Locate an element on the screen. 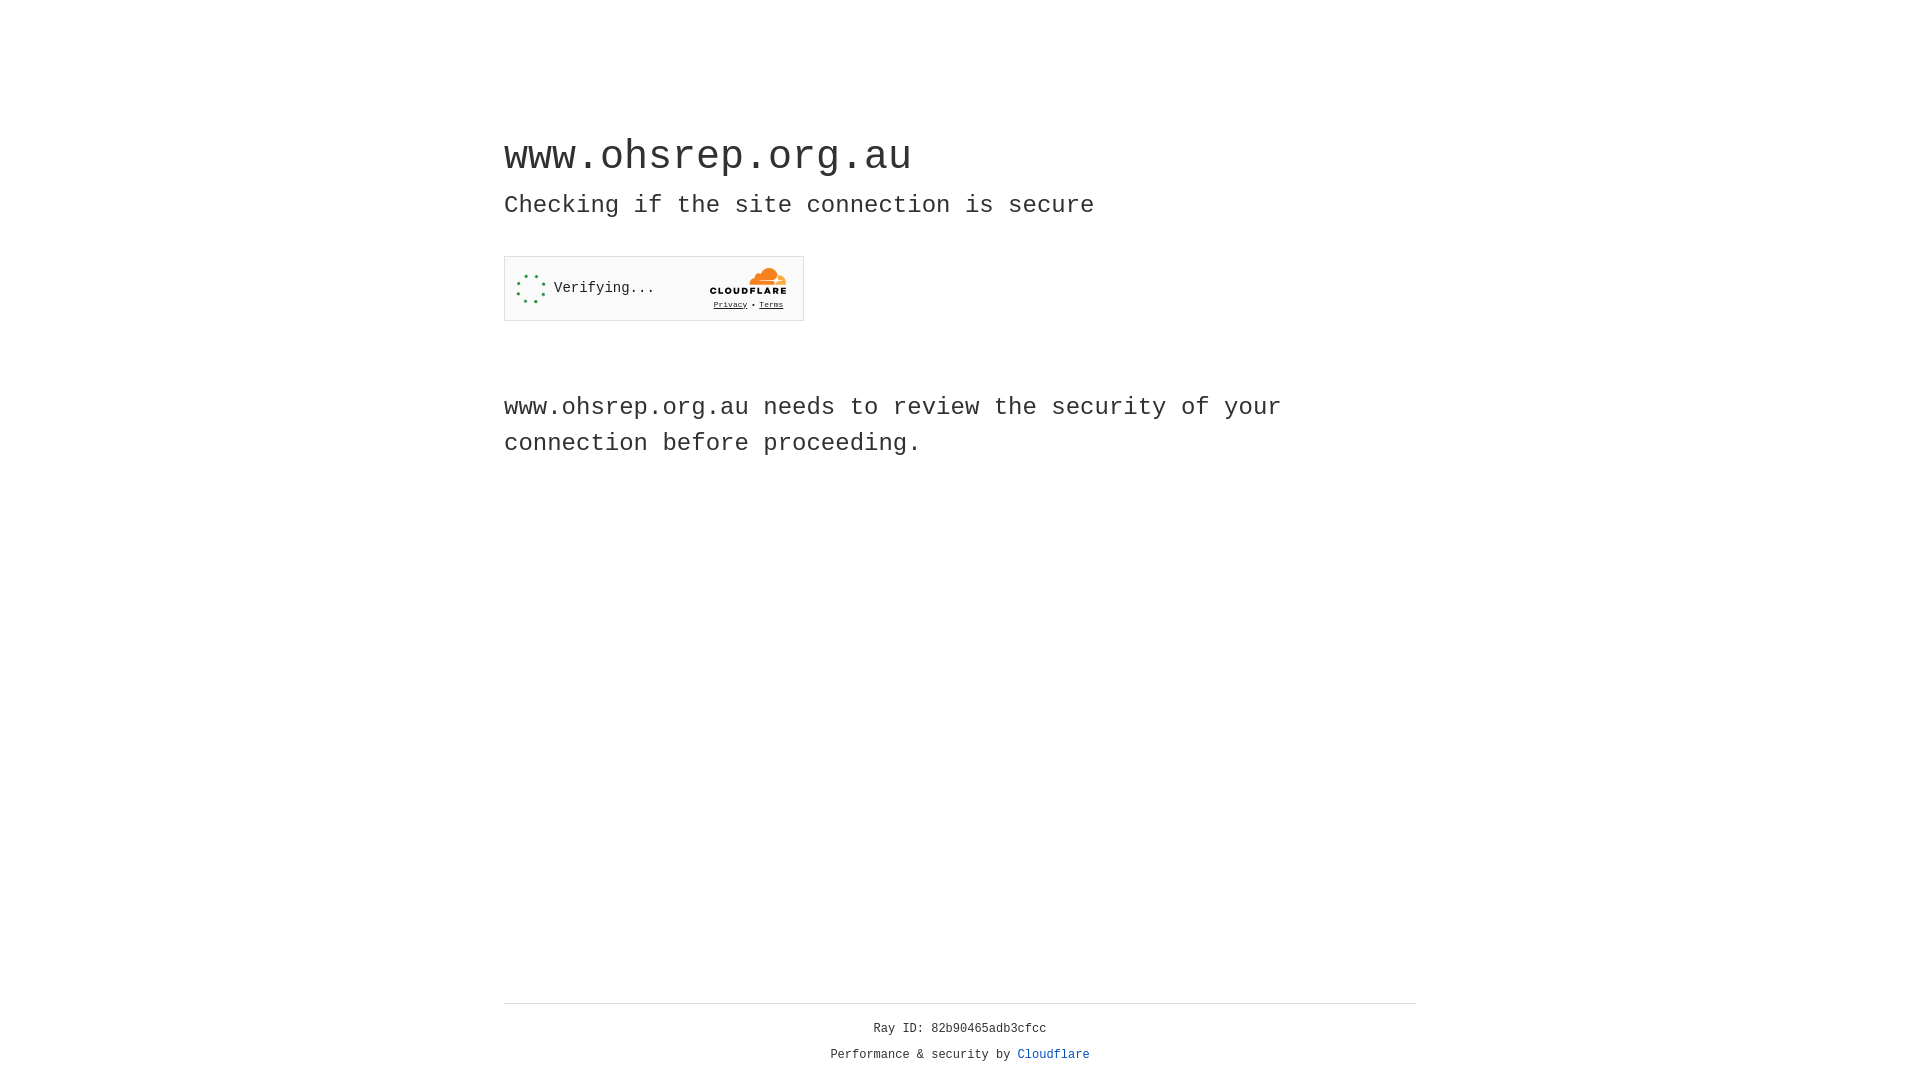 Image resolution: width=1920 pixels, height=1080 pixels. 'Cloudflare' is located at coordinates (1053, 1054).